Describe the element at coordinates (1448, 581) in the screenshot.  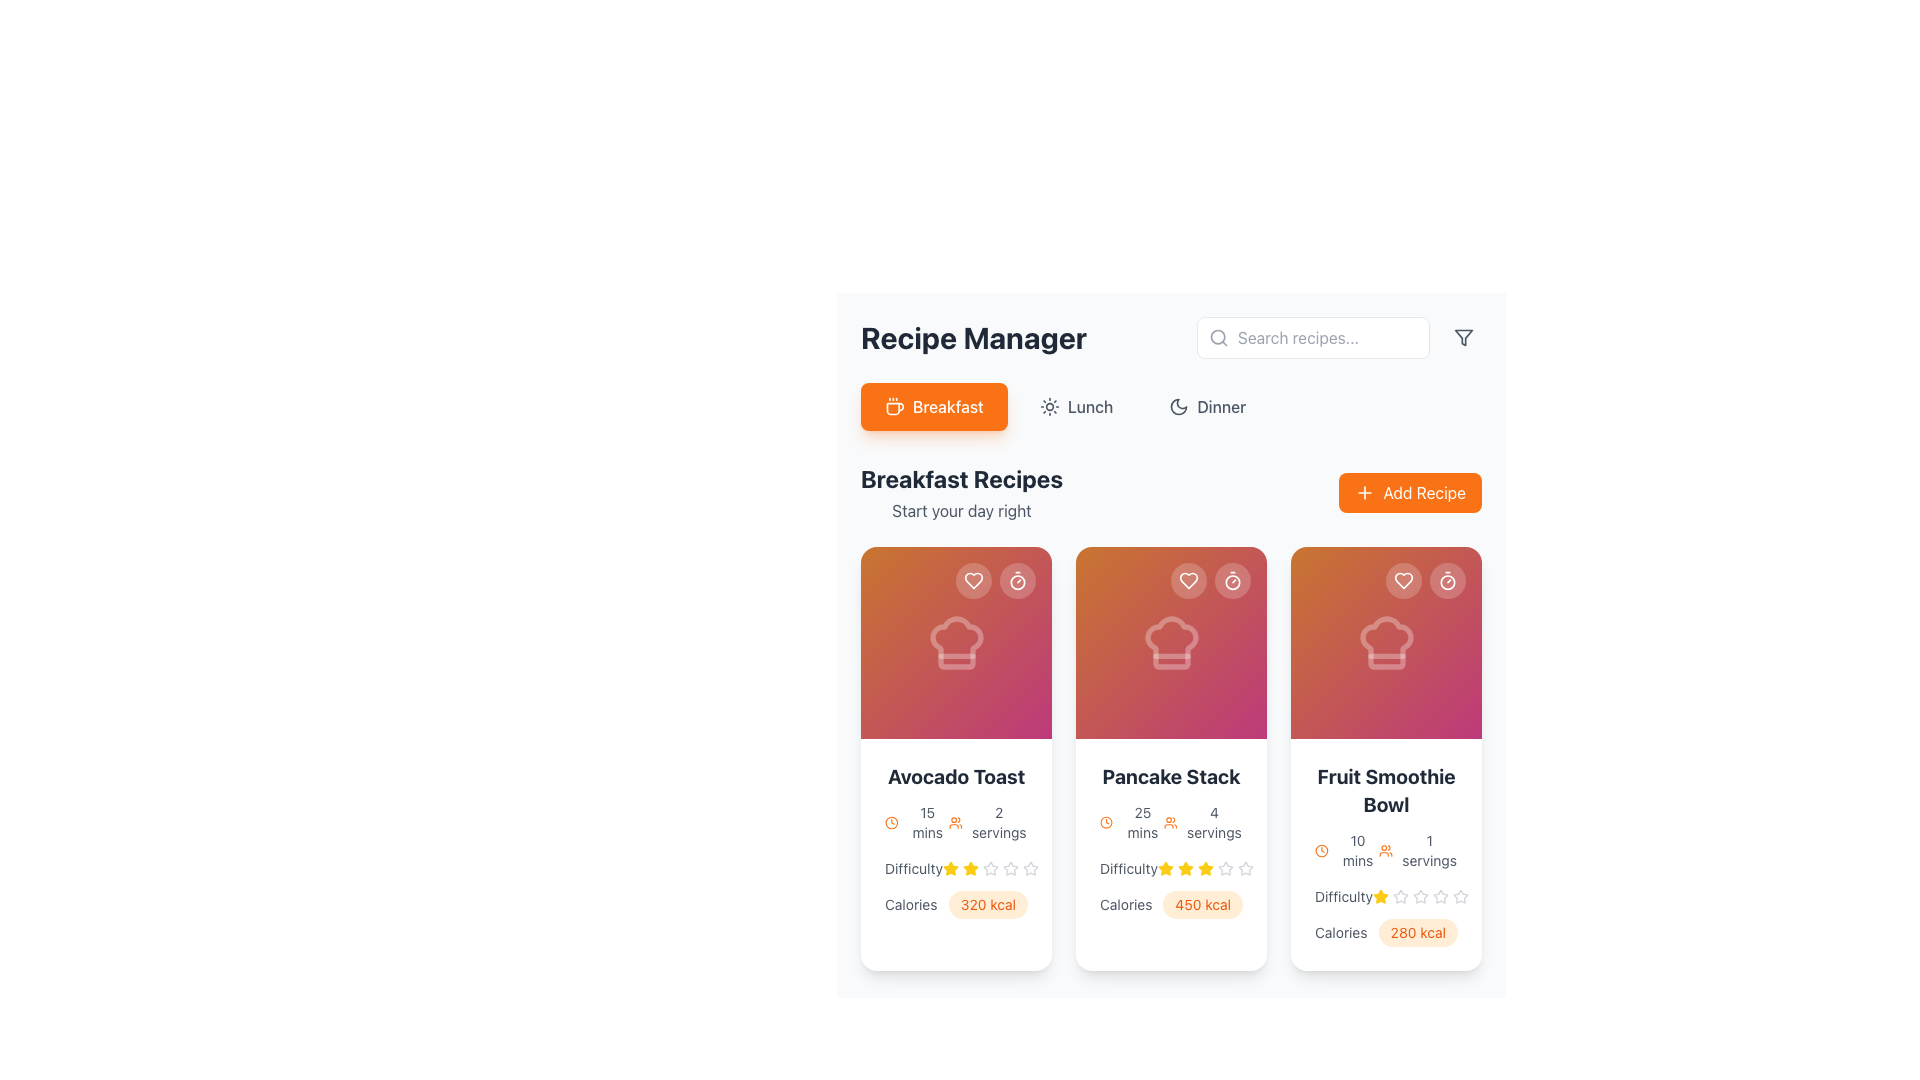
I see `the stopwatch button located at the top right corner inside the 'Fruit Smoothie Bowl' recipe card` at that location.